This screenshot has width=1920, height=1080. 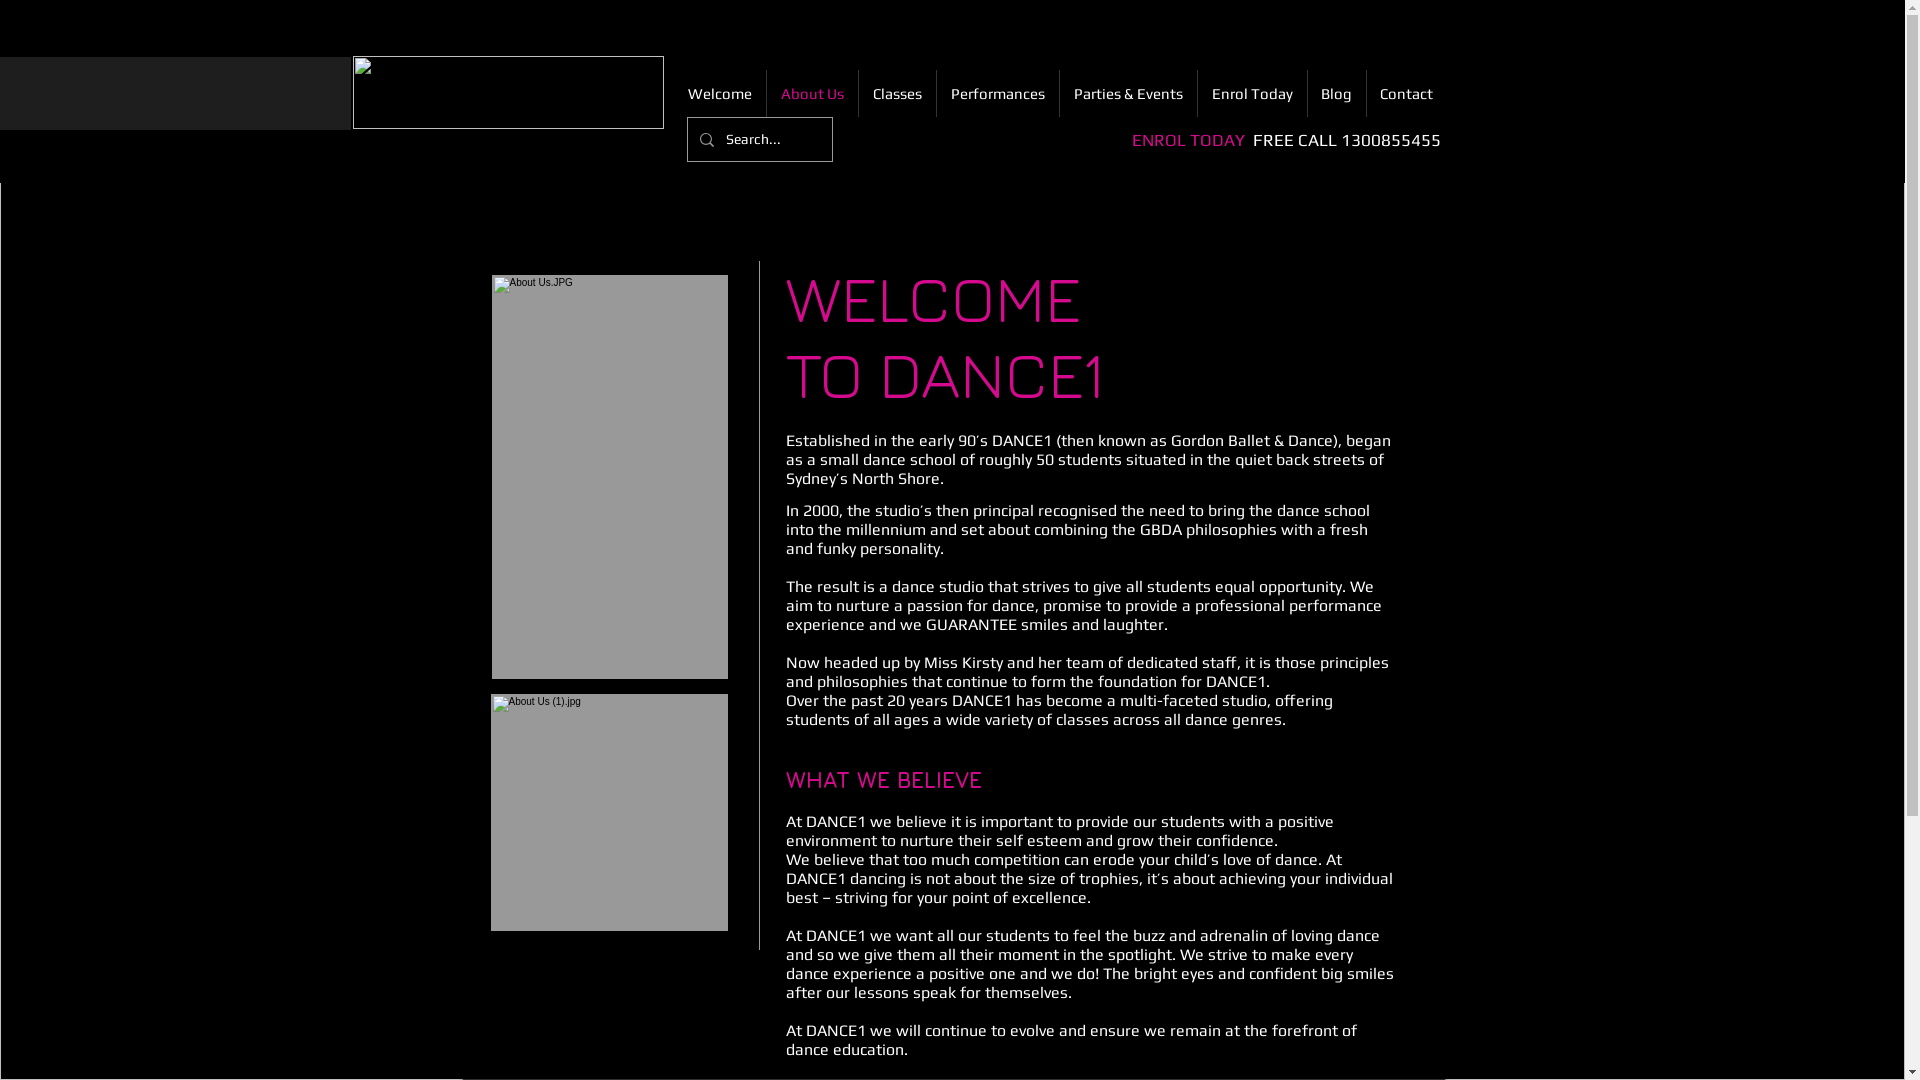 I want to click on 'About Us', so click(x=811, y=93).